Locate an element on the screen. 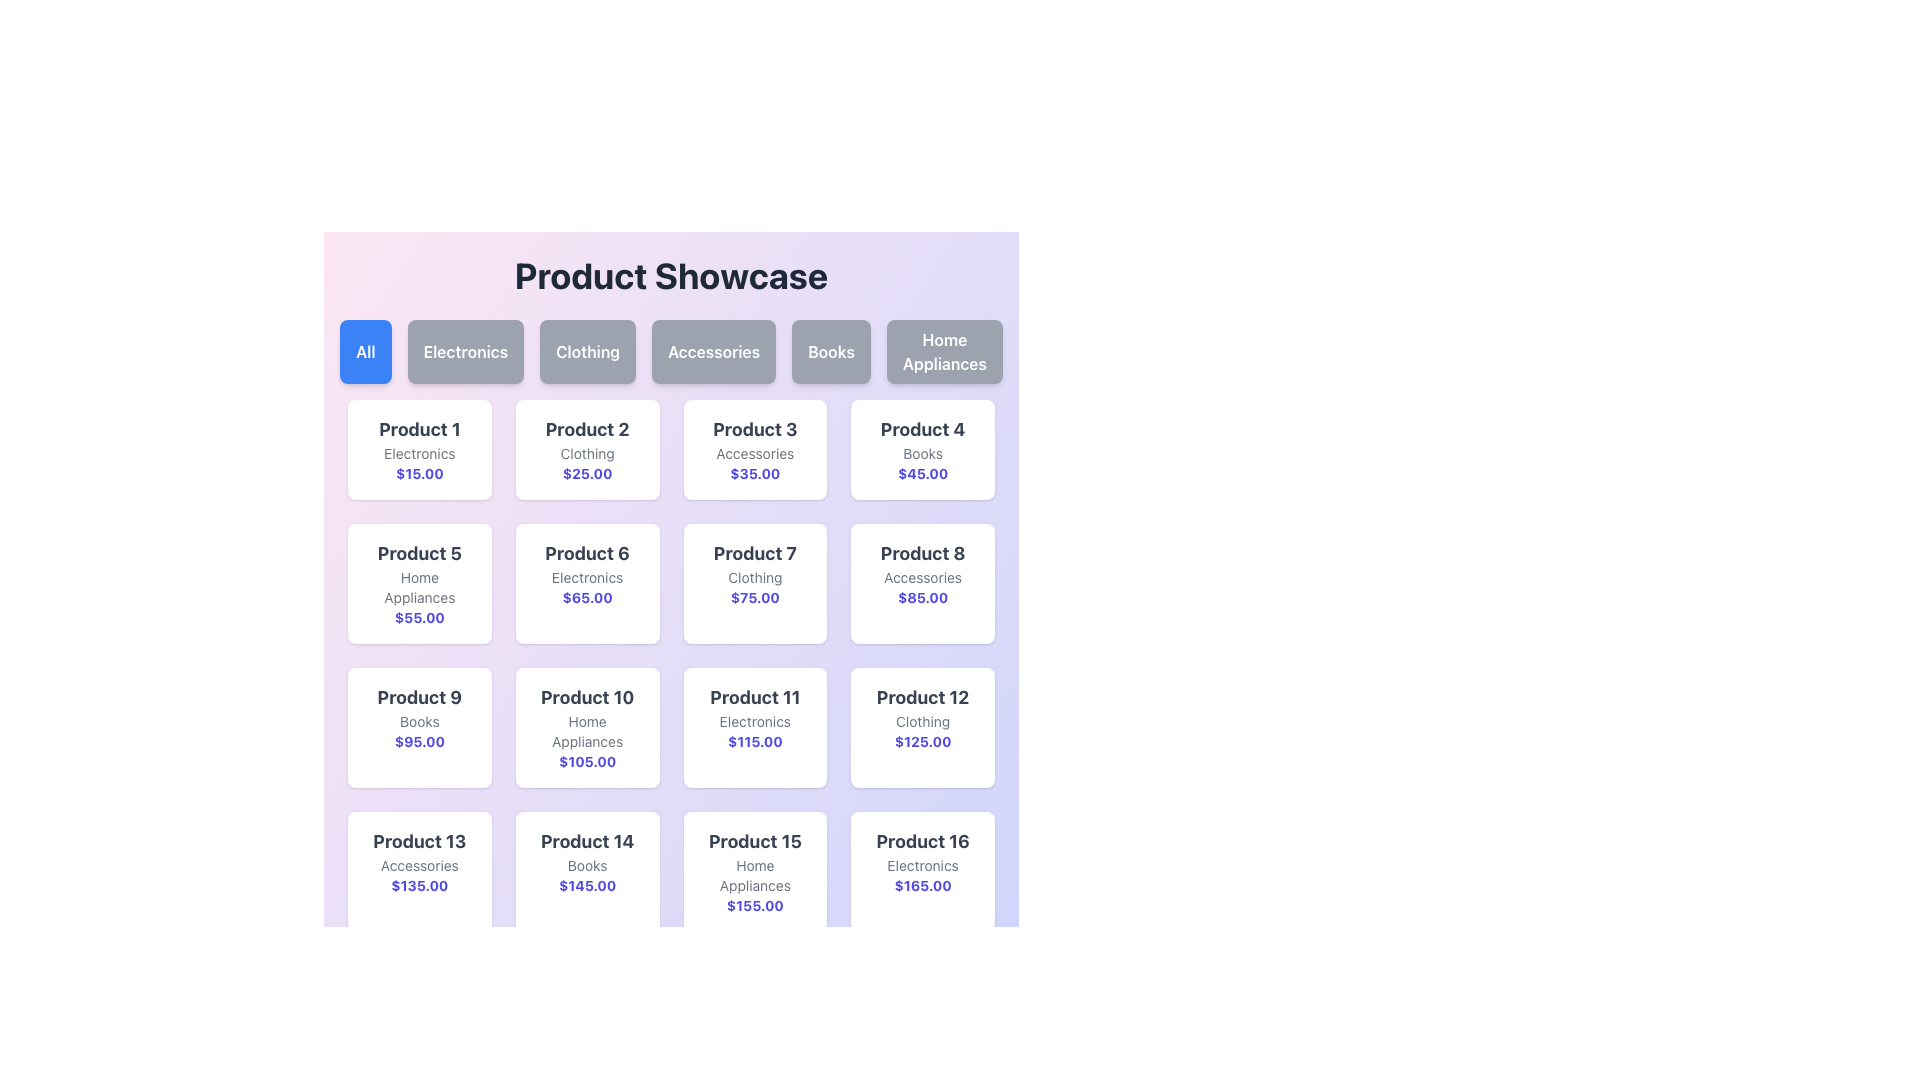  the rectangular card displaying details about 'Product 1', which includes the title, category, and price, located in the first column and first row of the grid layout is located at coordinates (418, 450).